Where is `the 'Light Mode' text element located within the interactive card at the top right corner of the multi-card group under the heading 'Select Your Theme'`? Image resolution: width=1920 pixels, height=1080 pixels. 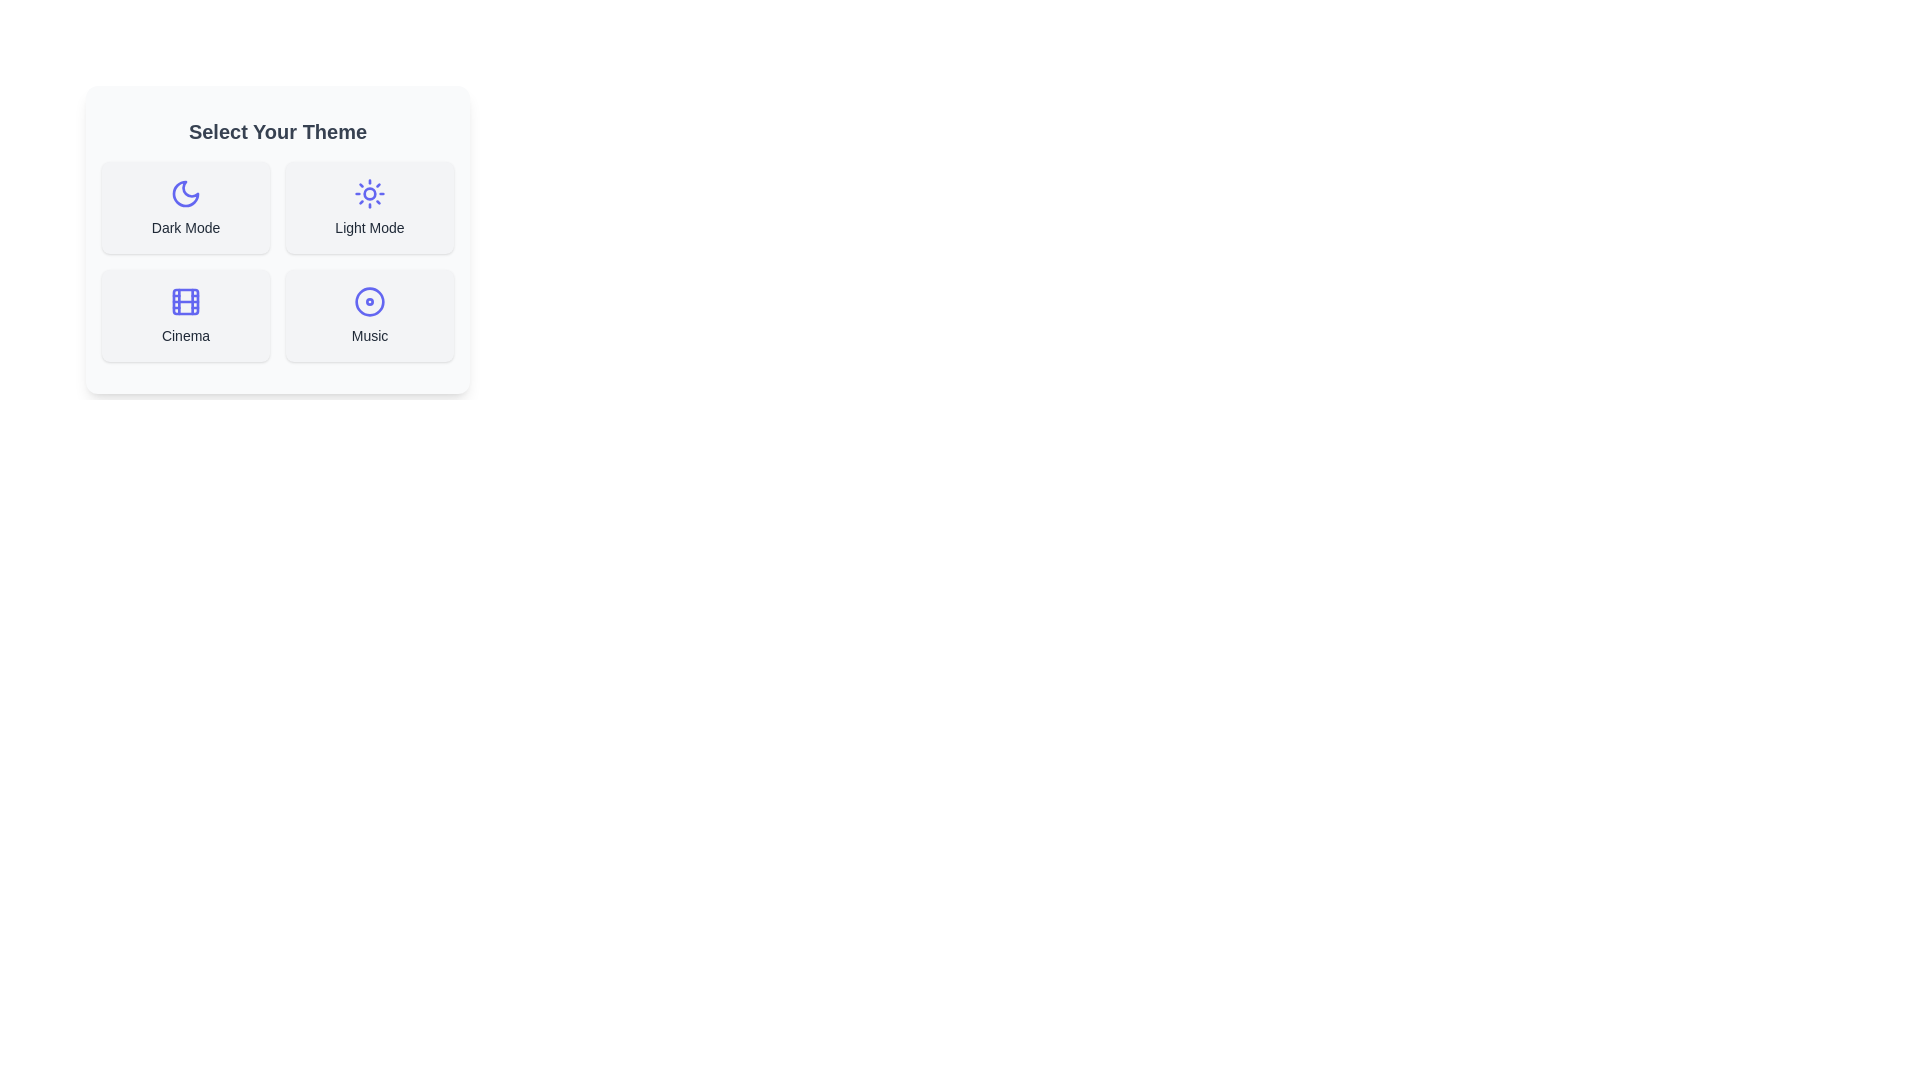 the 'Light Mode' text element located within the interactive card at the top right corner of the multi-card group under the heading 'Select Your Theme' is located at coordinates (369, 226).